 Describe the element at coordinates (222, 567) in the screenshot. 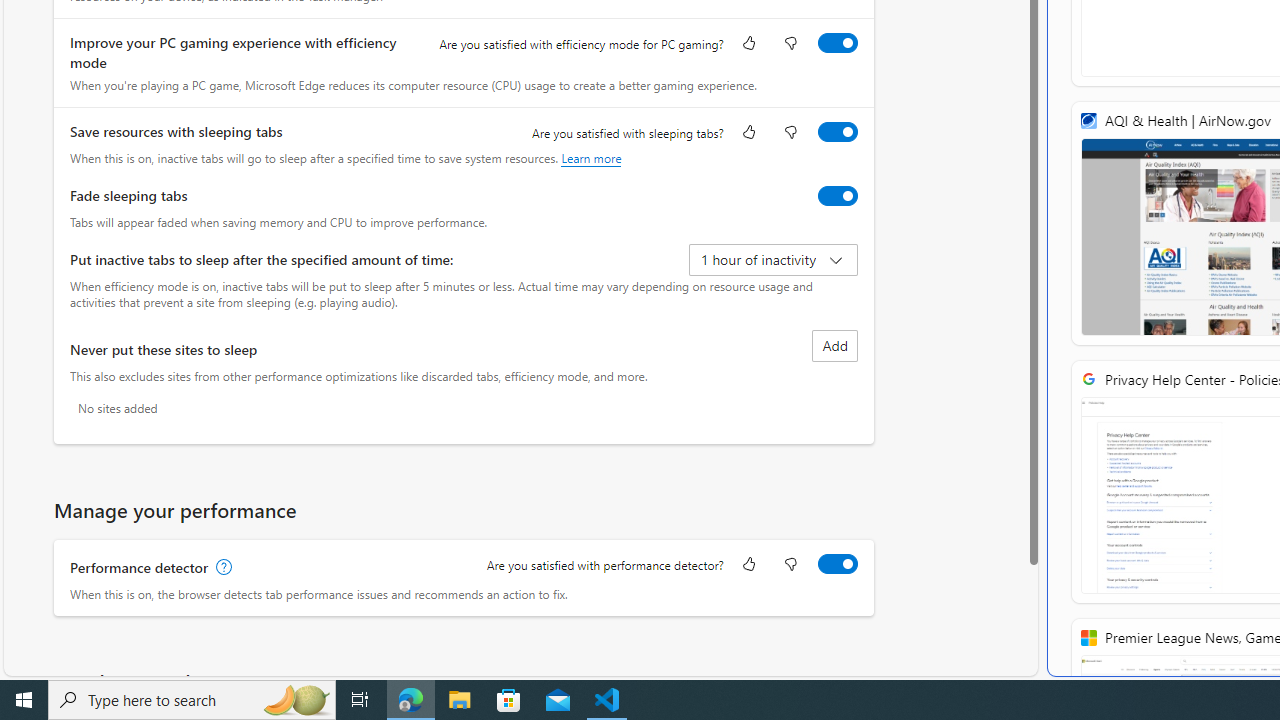

I see `'Performance detector, learn more'` at that location.